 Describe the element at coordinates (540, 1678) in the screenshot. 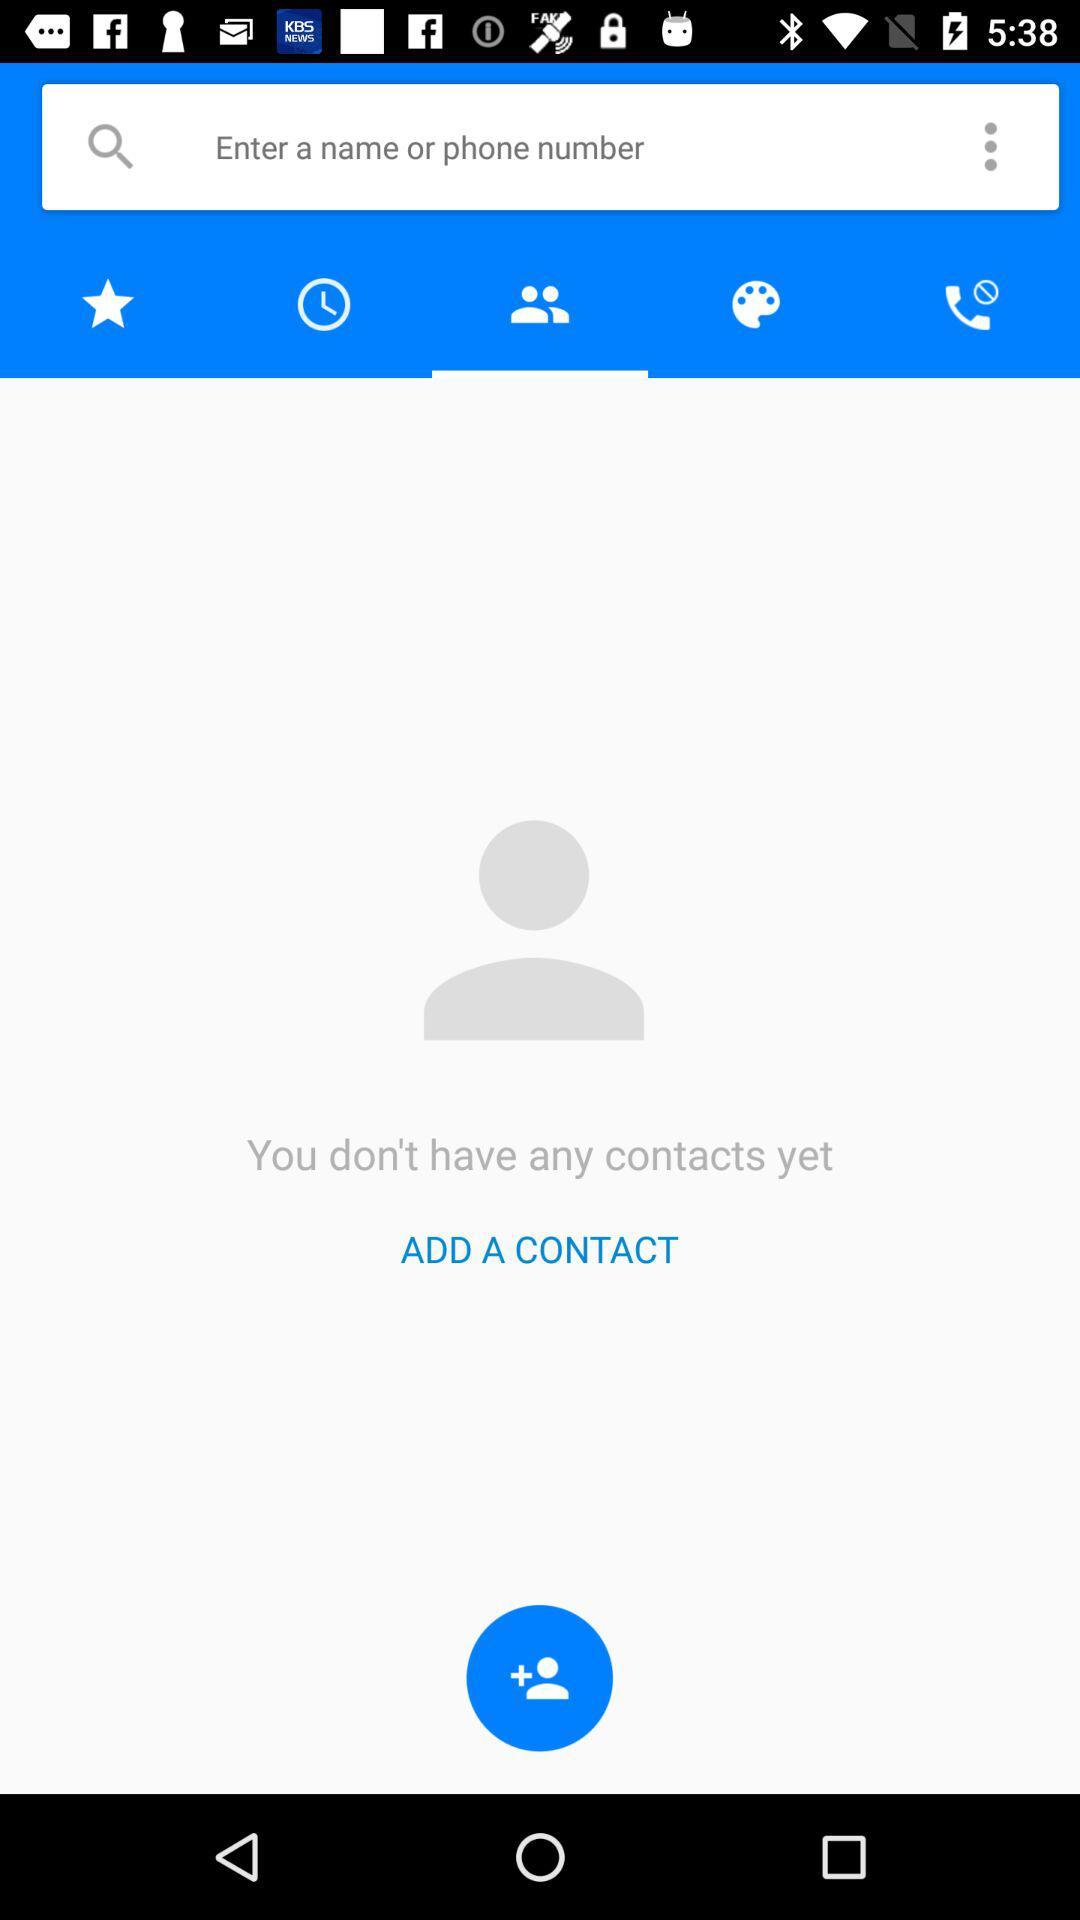

I see `the follow icon` at that location.